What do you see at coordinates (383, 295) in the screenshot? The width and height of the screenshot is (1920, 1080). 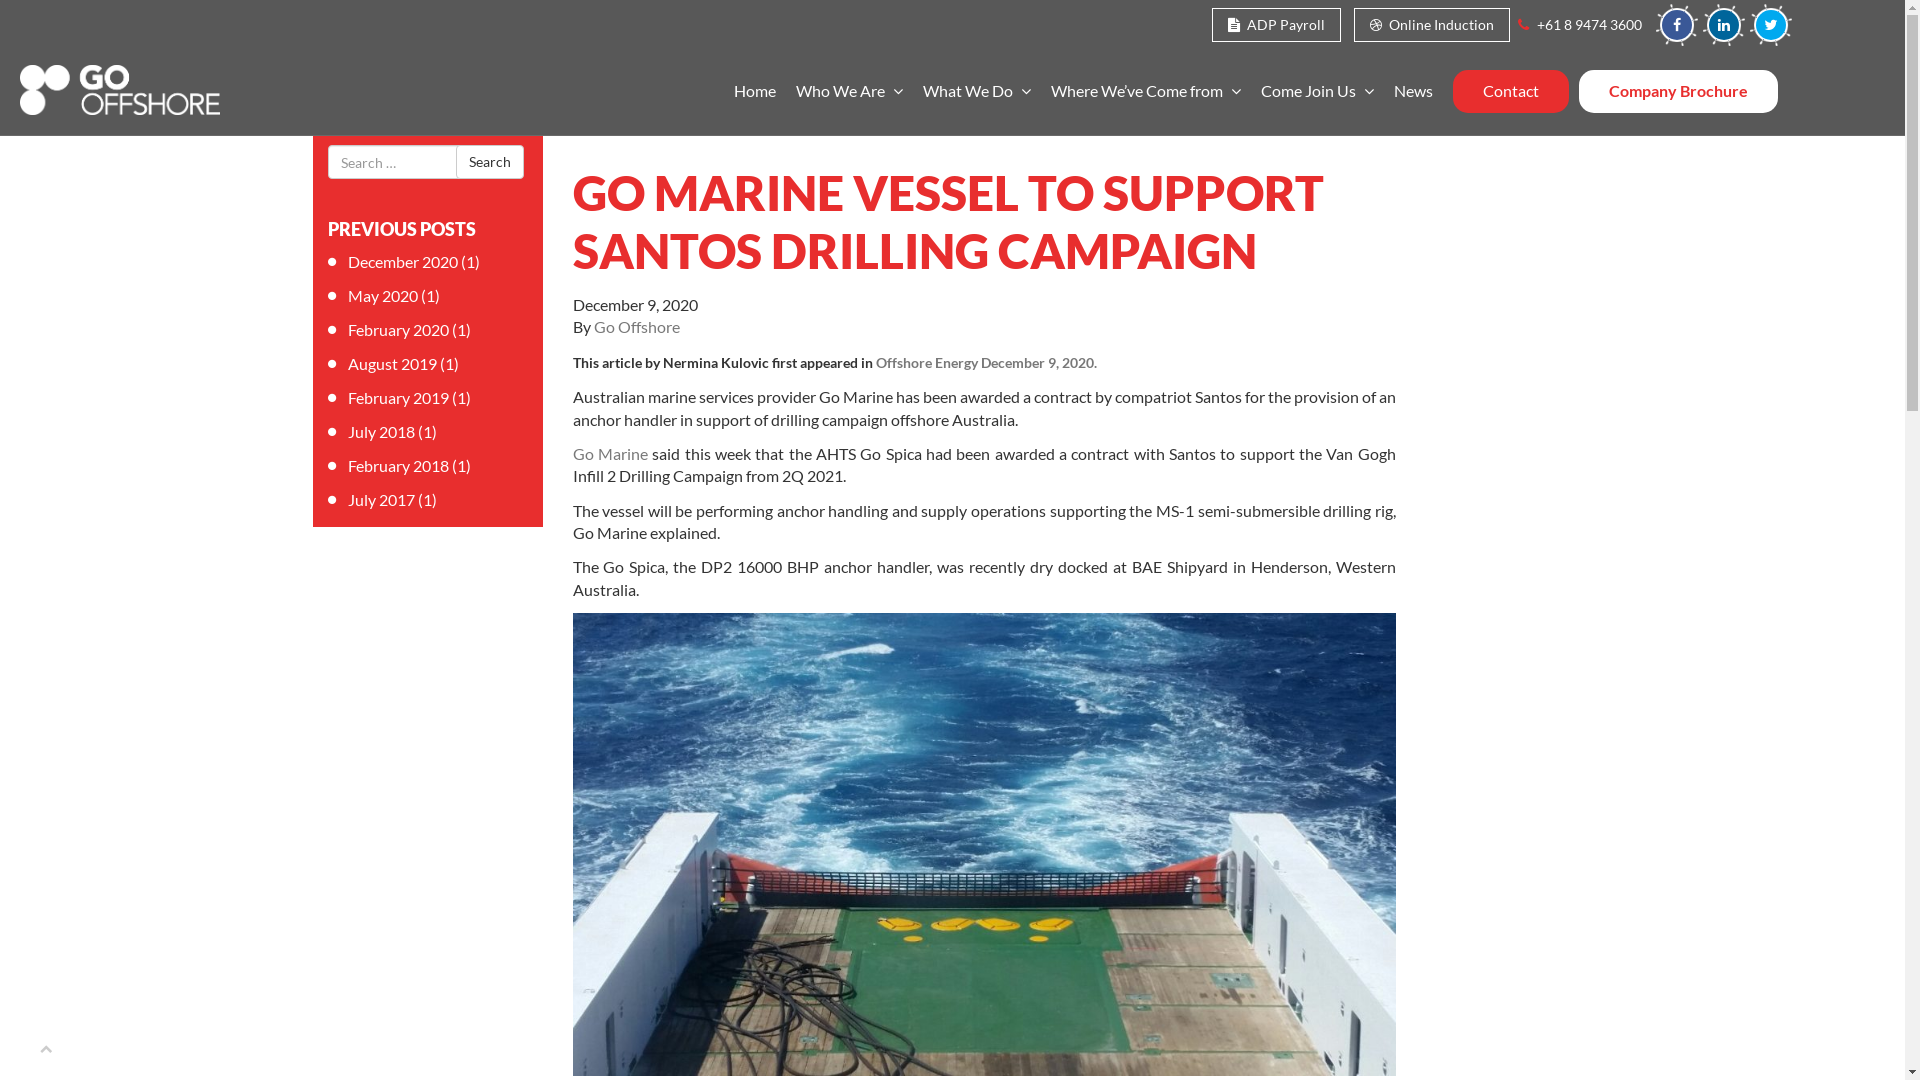 I see `'May 2020'` at bounding box center [383, 295].